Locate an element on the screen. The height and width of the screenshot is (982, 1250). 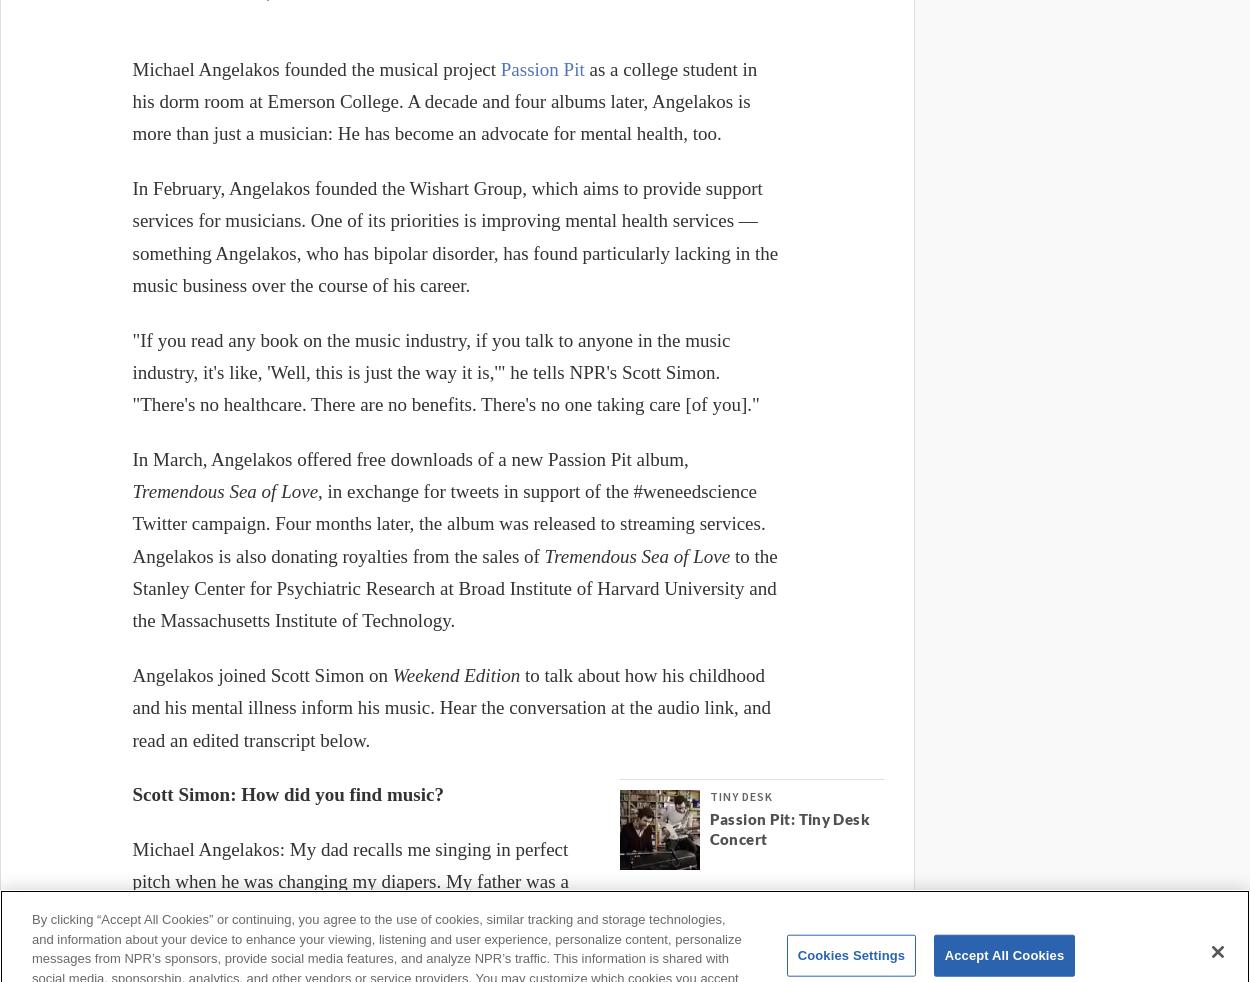
'to talk about how his childhood and his mental illness inform his music. Hear the conversation at the audio link, and read an edited transcript below.' is located at coordinates (450, 706).